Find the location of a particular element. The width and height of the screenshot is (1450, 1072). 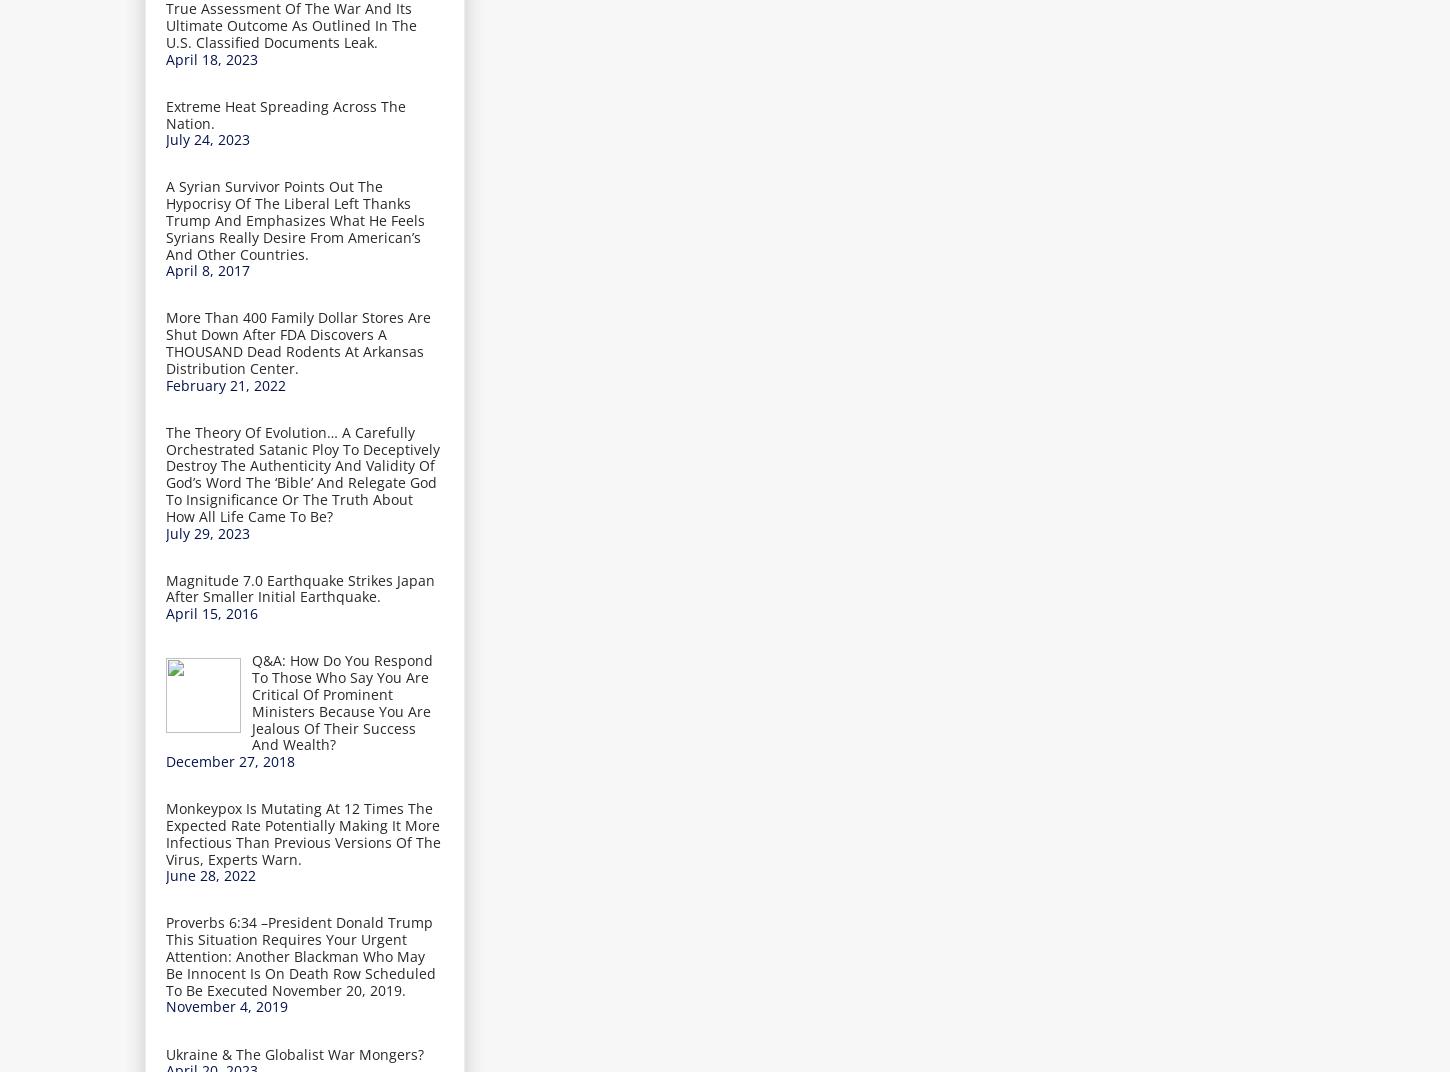

'More Than 400 Family Dollar Stores Are Shut Down After FDA Discovers A THOUSAND Dead Rodents At Arkansas Distribution Center.' is located at coordinates (298, 342).